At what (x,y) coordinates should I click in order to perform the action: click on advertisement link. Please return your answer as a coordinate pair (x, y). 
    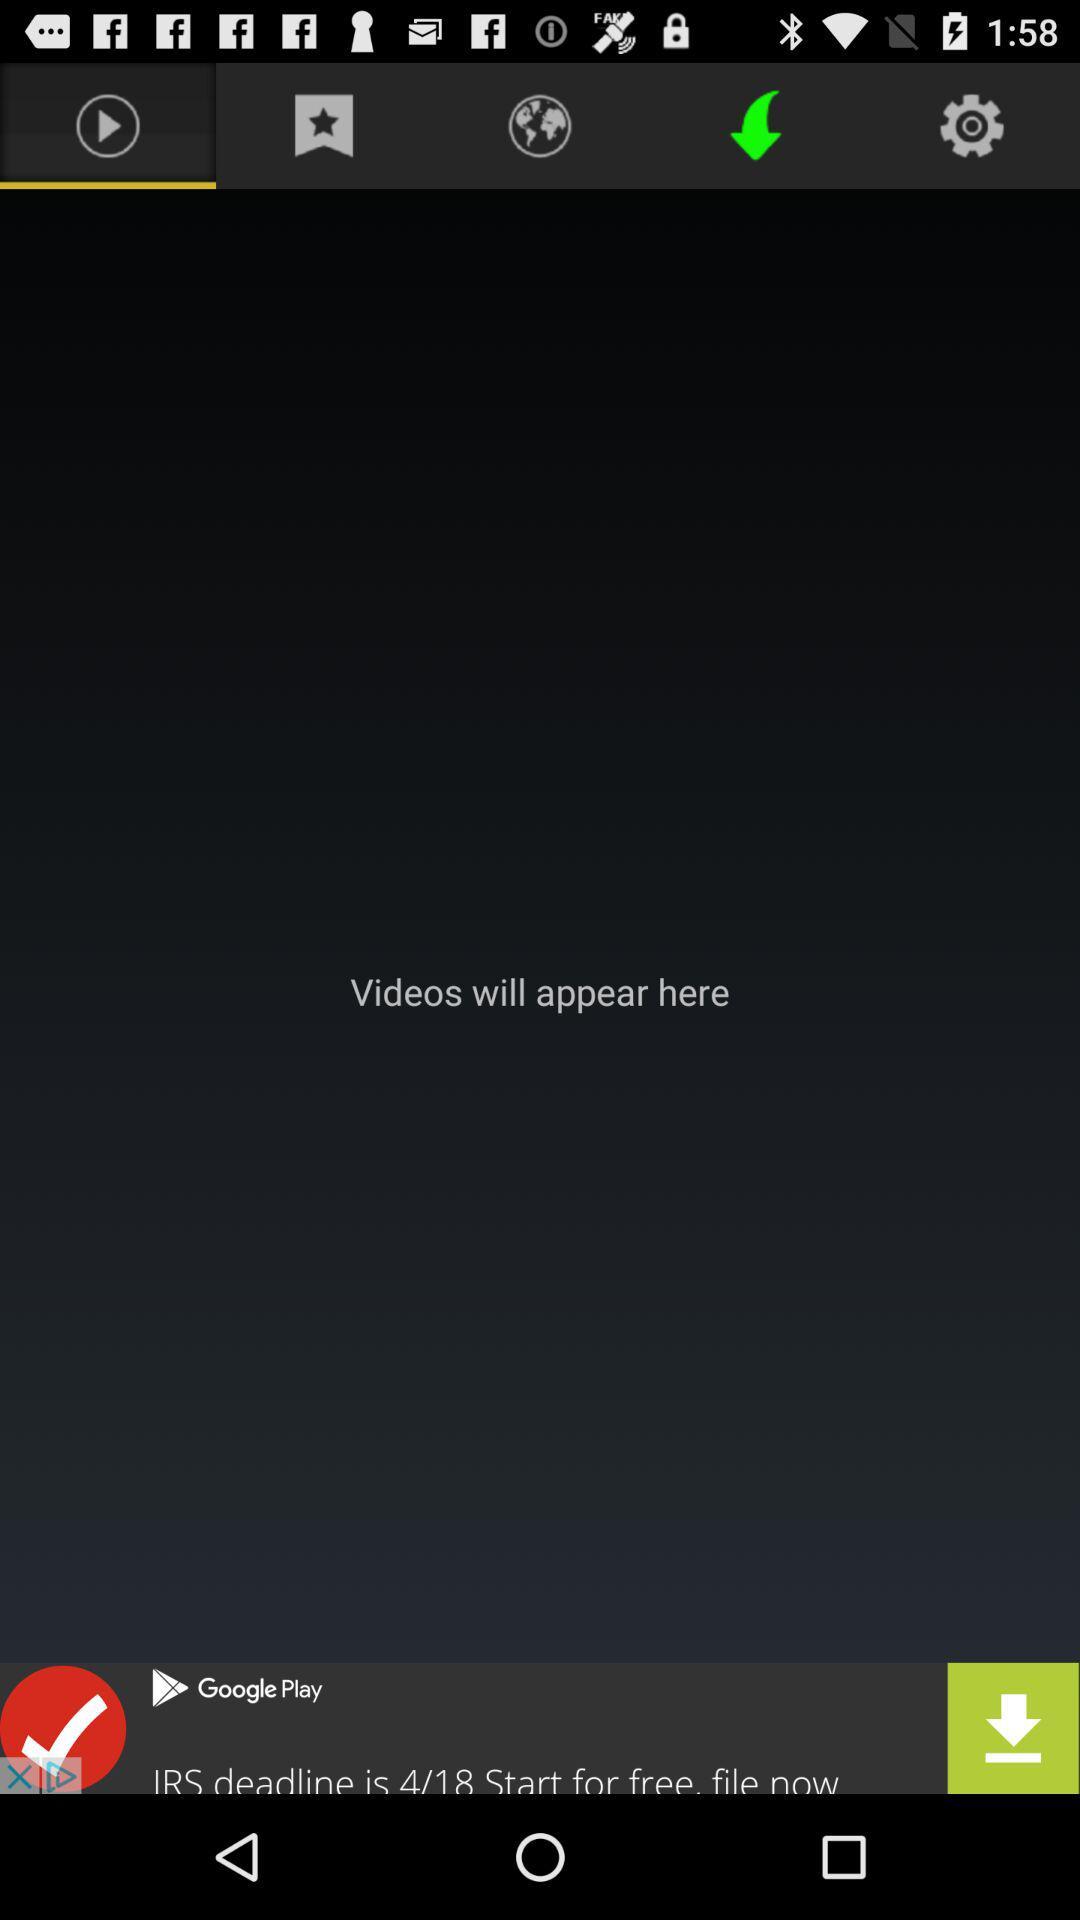
    Looking at the image, I should click on (540, 1727).